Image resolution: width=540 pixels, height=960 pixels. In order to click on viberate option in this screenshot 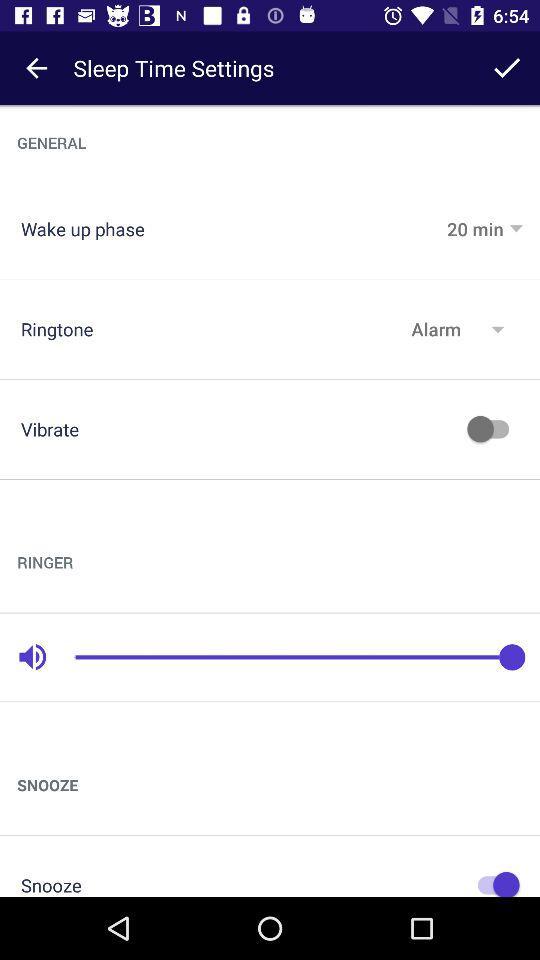, I will do `click(492, 429)`.